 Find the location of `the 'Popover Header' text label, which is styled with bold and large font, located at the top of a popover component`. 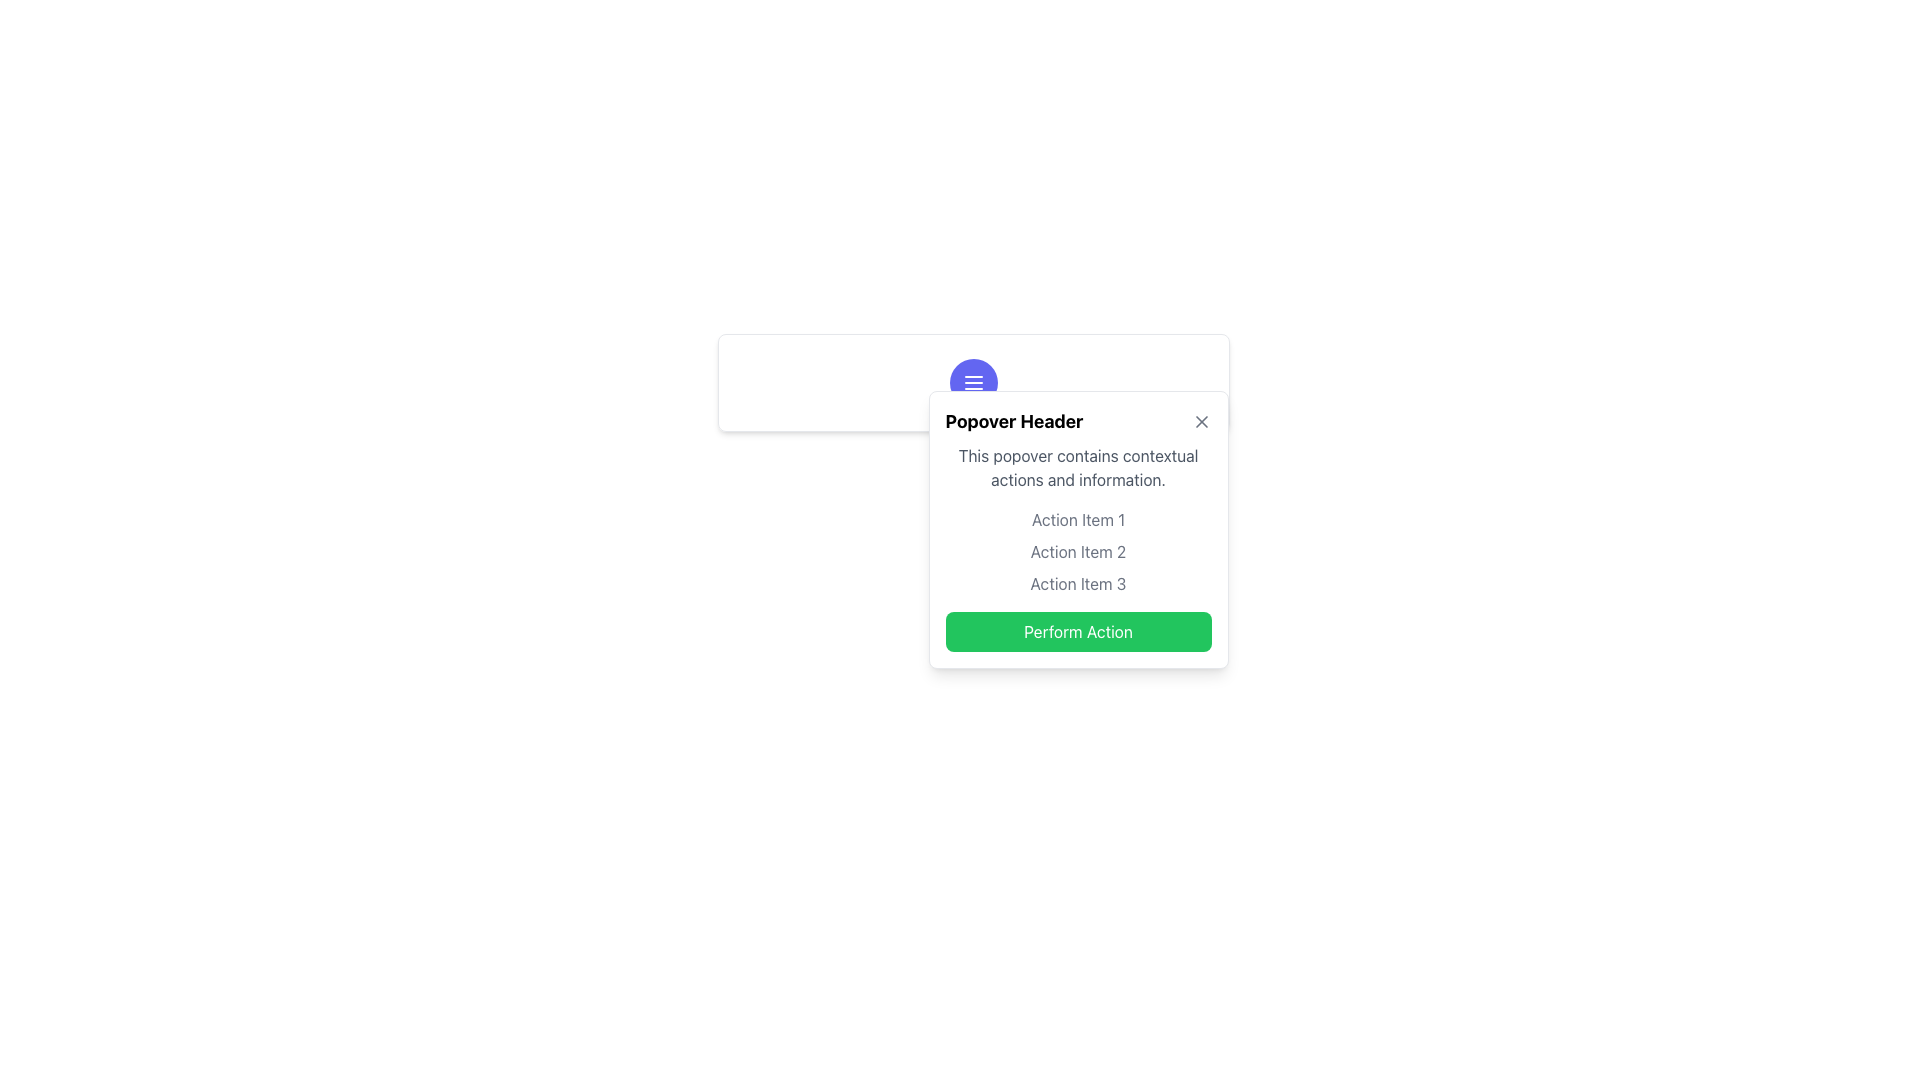

the 'Popover Header' text label, which is styled with bold and large font, located at the top of a popover component is located at coordinates (1014, 420).